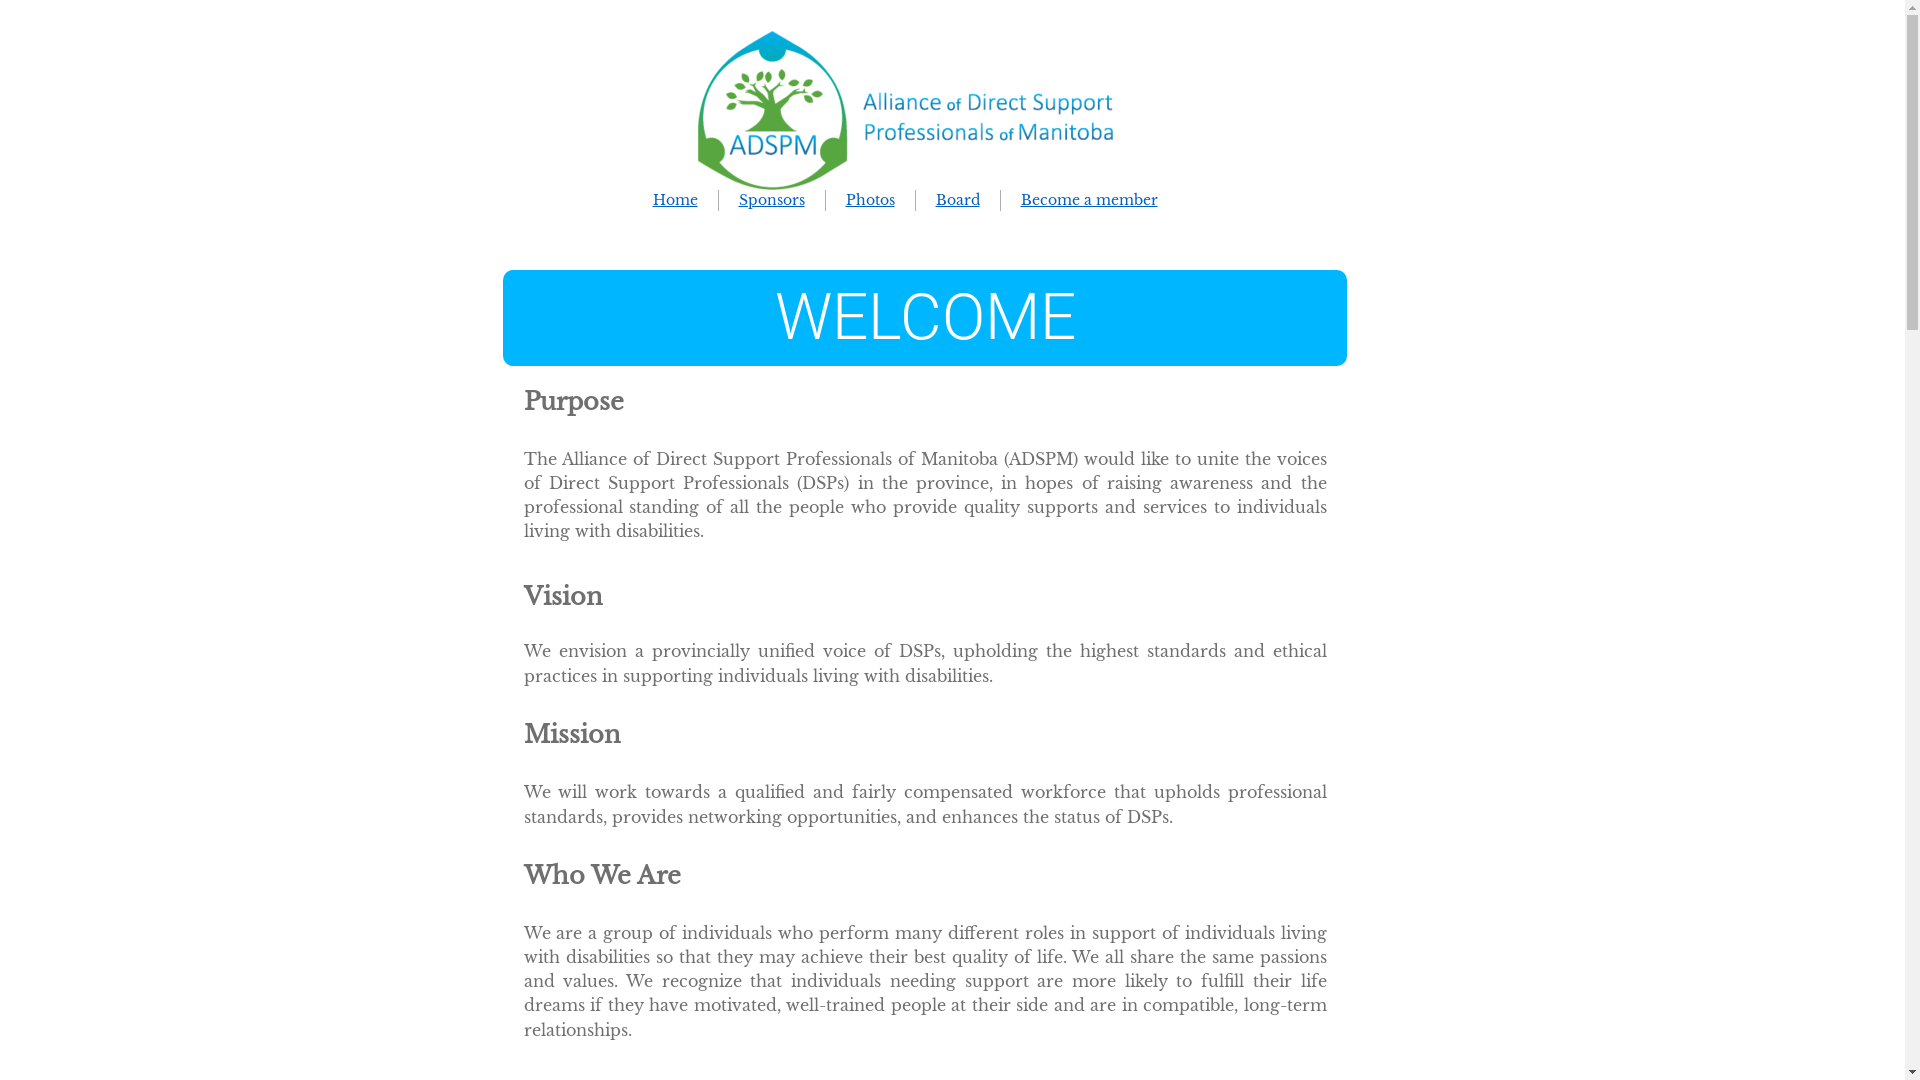  What do you see at coordinates (737, 200) in the screenshot?
I see `'Sponsors'` at bounding box center [737, 200].